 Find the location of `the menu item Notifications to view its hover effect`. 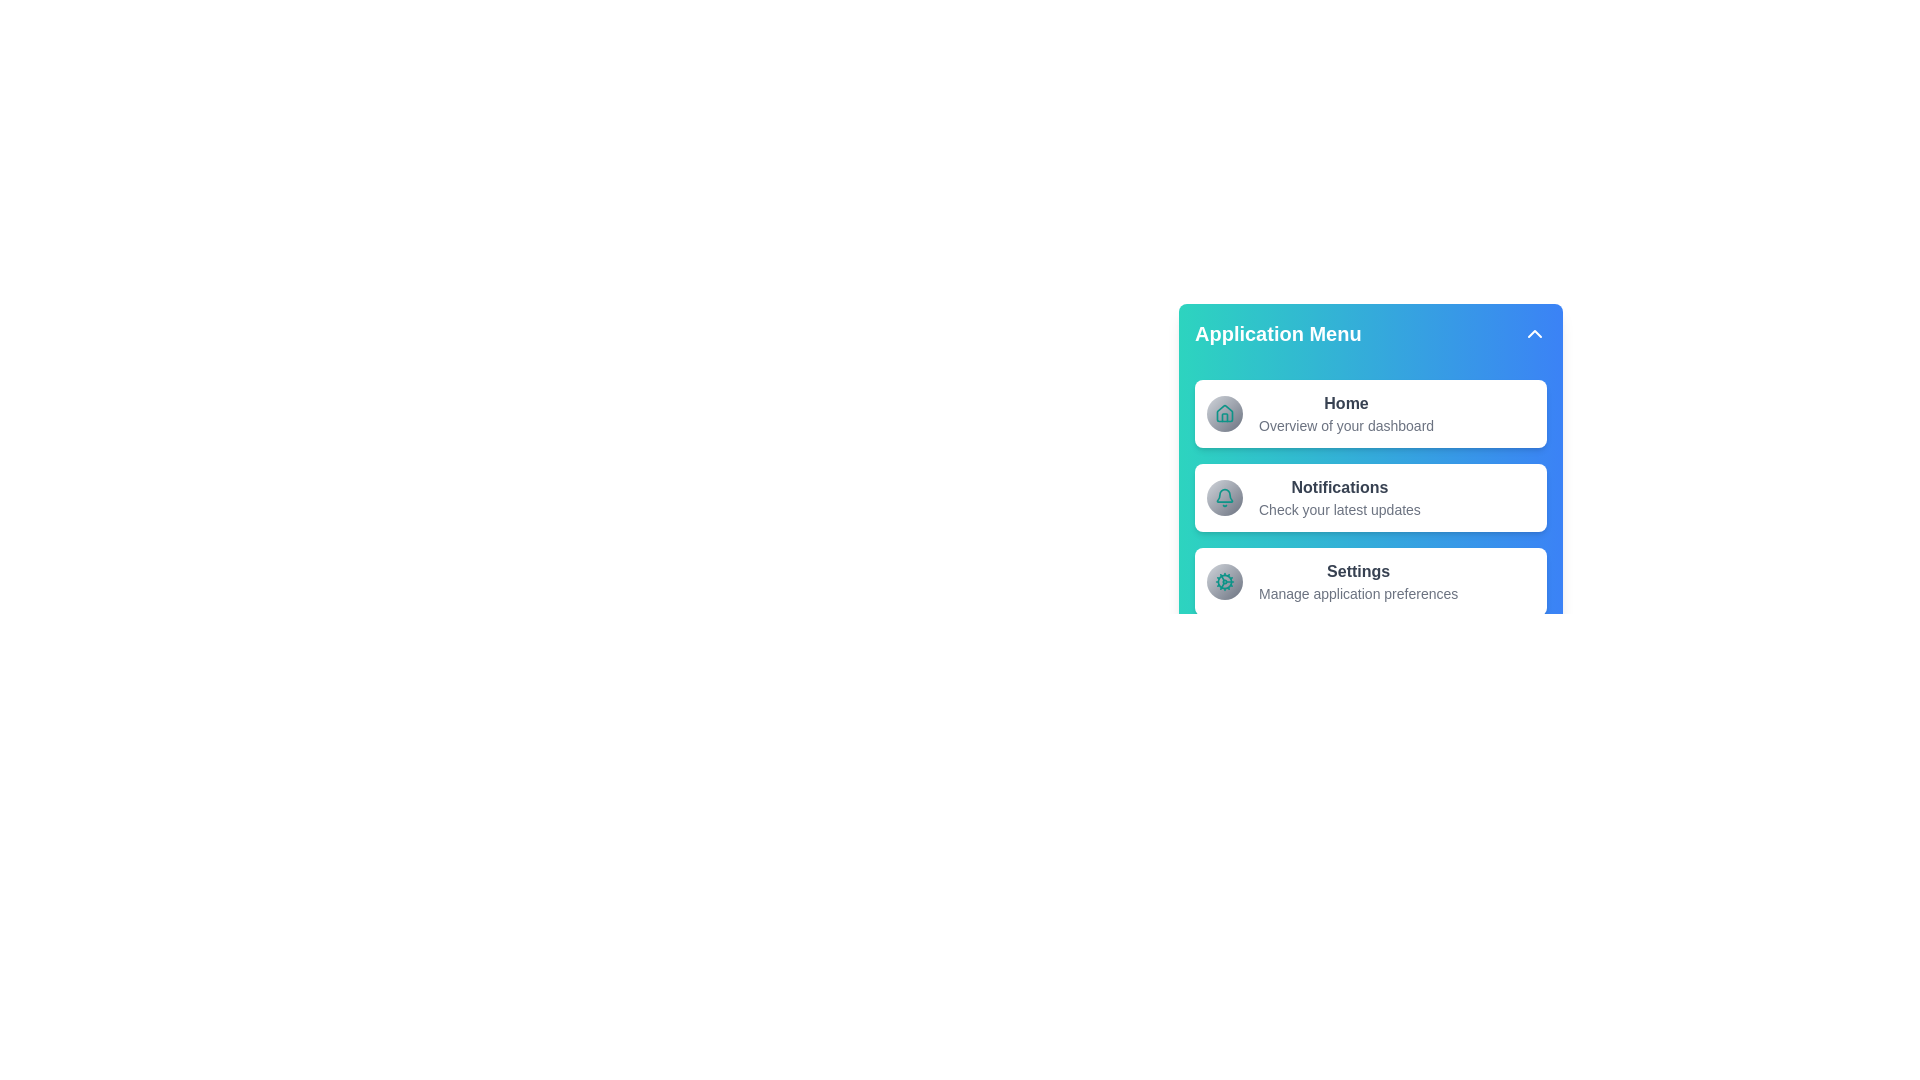

the menu item Notifications to view its hover effect is located at coordinates (1370, 496).